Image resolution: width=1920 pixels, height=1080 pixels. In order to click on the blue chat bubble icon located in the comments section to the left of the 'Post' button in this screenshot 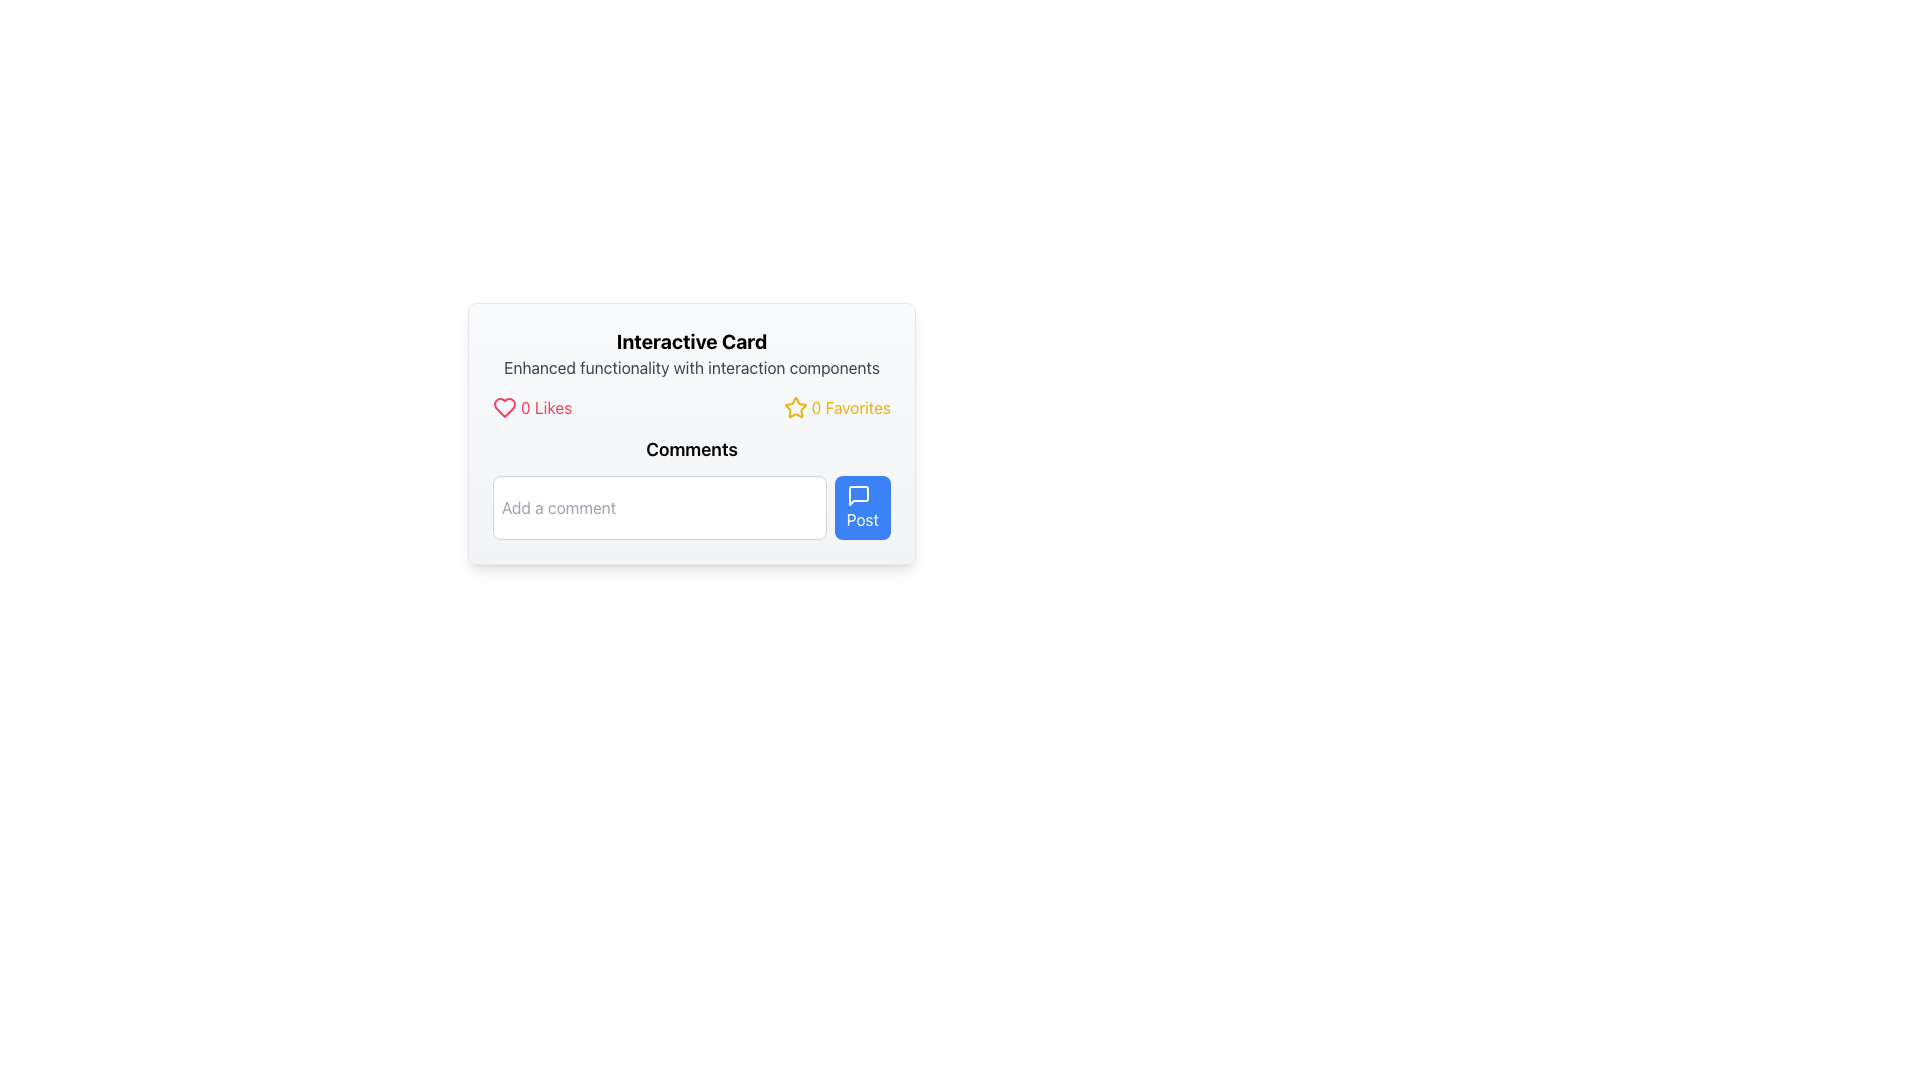, I will do `click(858, 495)`.